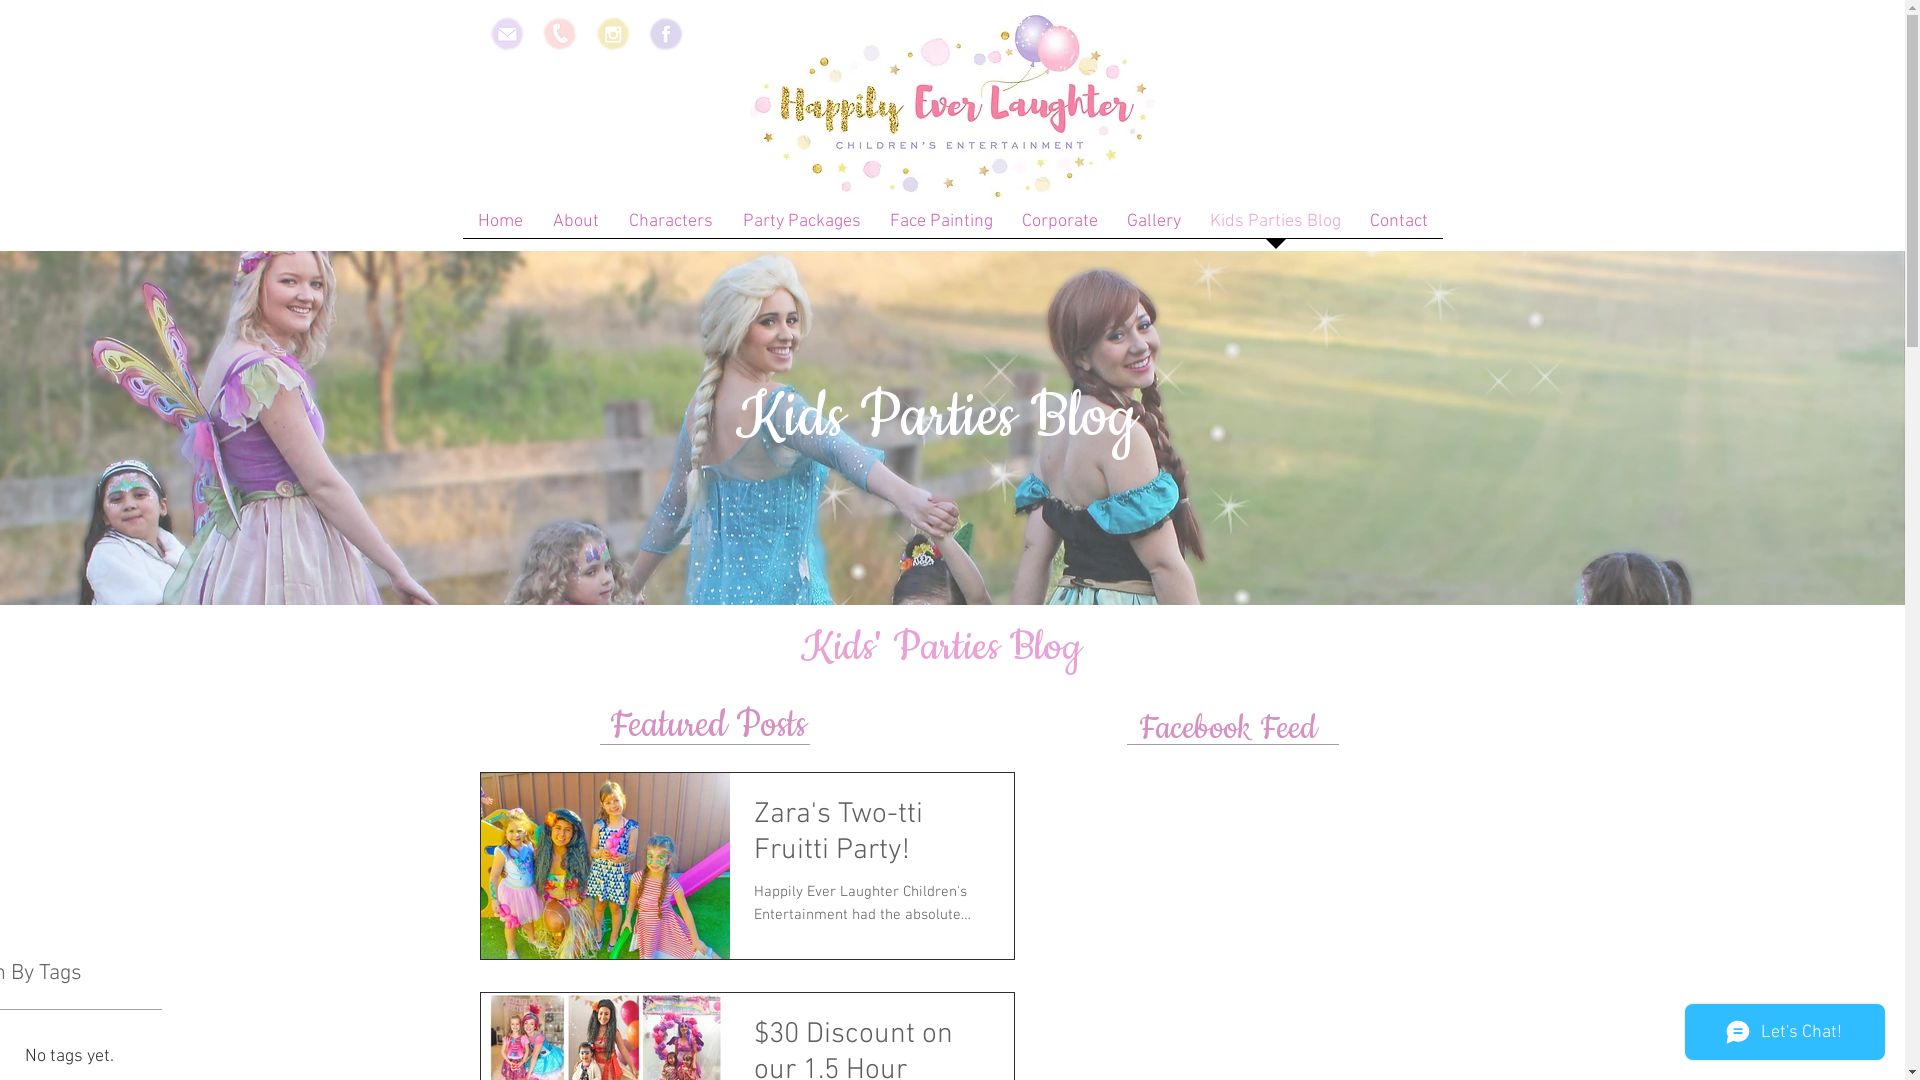 This screenshot has width=1920, height=1080. I want to click on 'Face Painting', so click(940, 226).